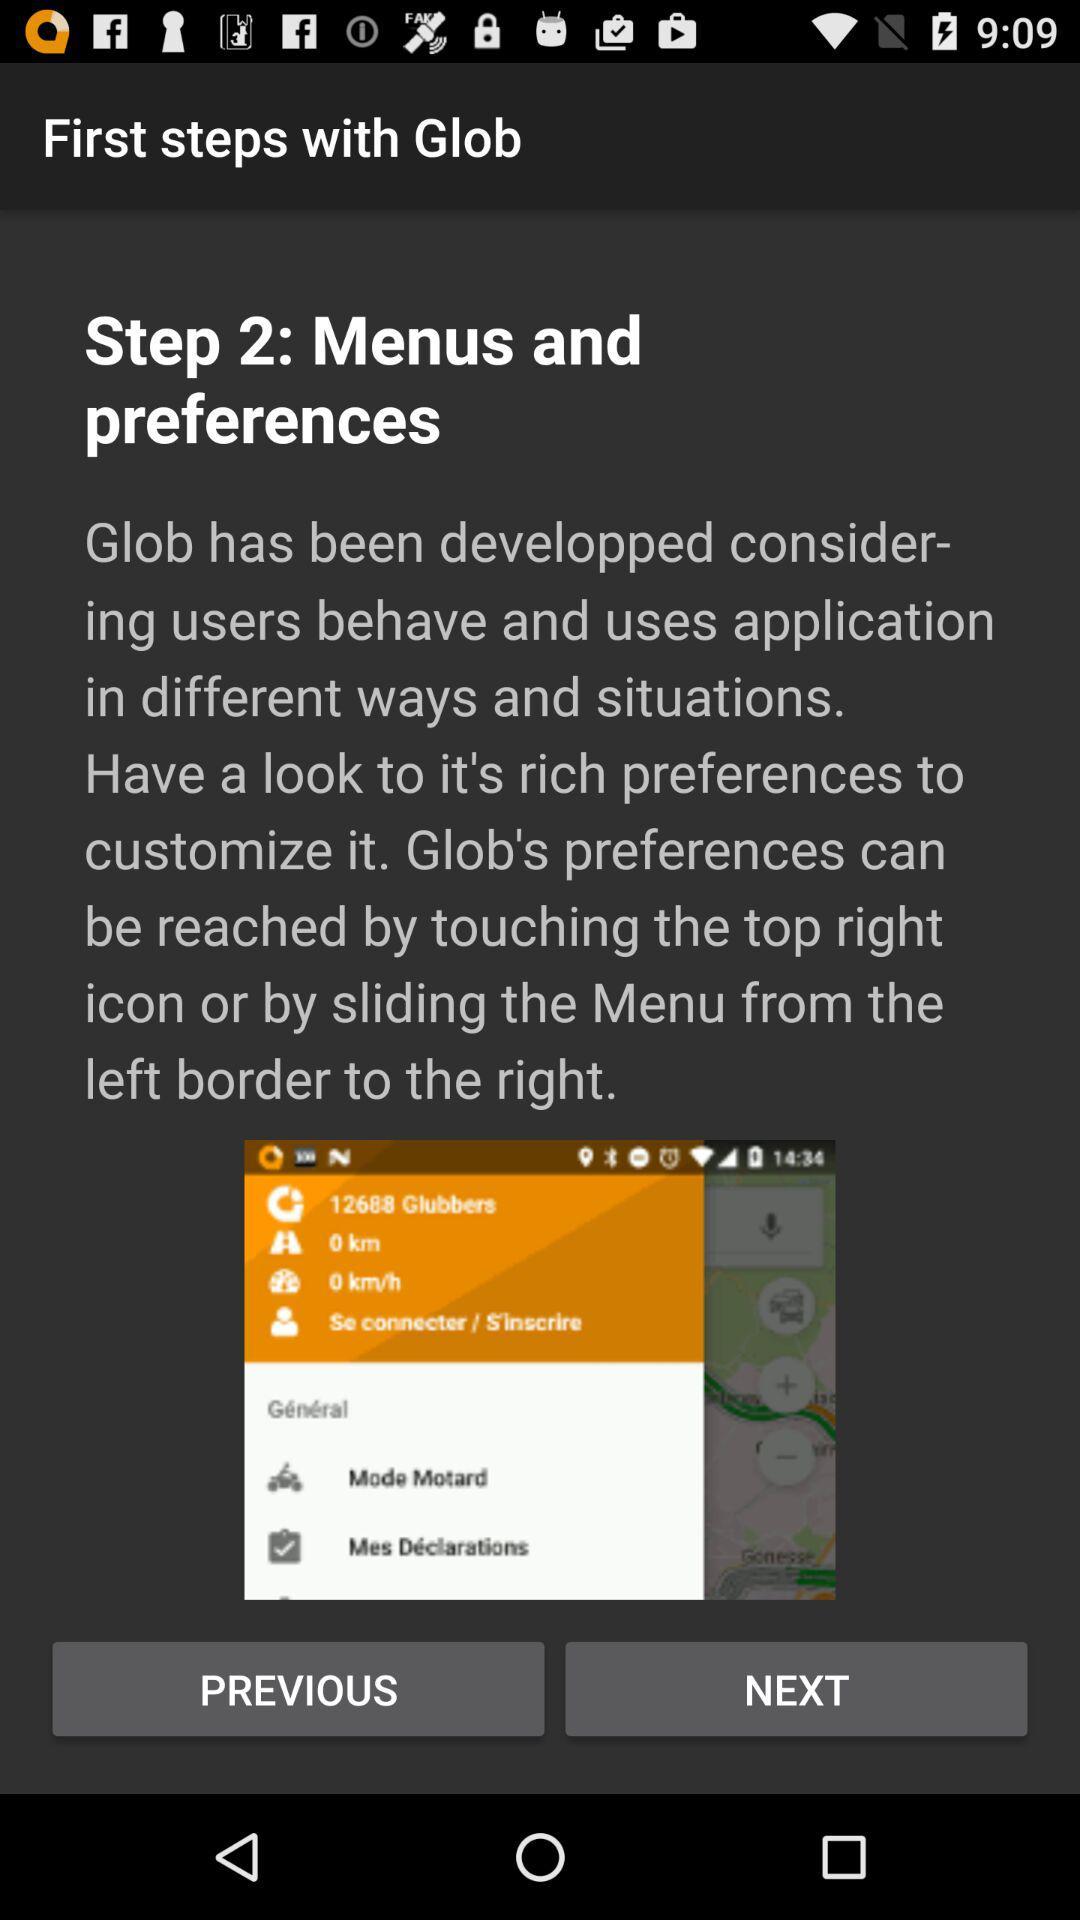 The width and height of the screenshot is (1080, 1920). What do you see at coordinates (795, 1688) in the screenshot?
I see `next icon` at bounding box center [795, 1688].